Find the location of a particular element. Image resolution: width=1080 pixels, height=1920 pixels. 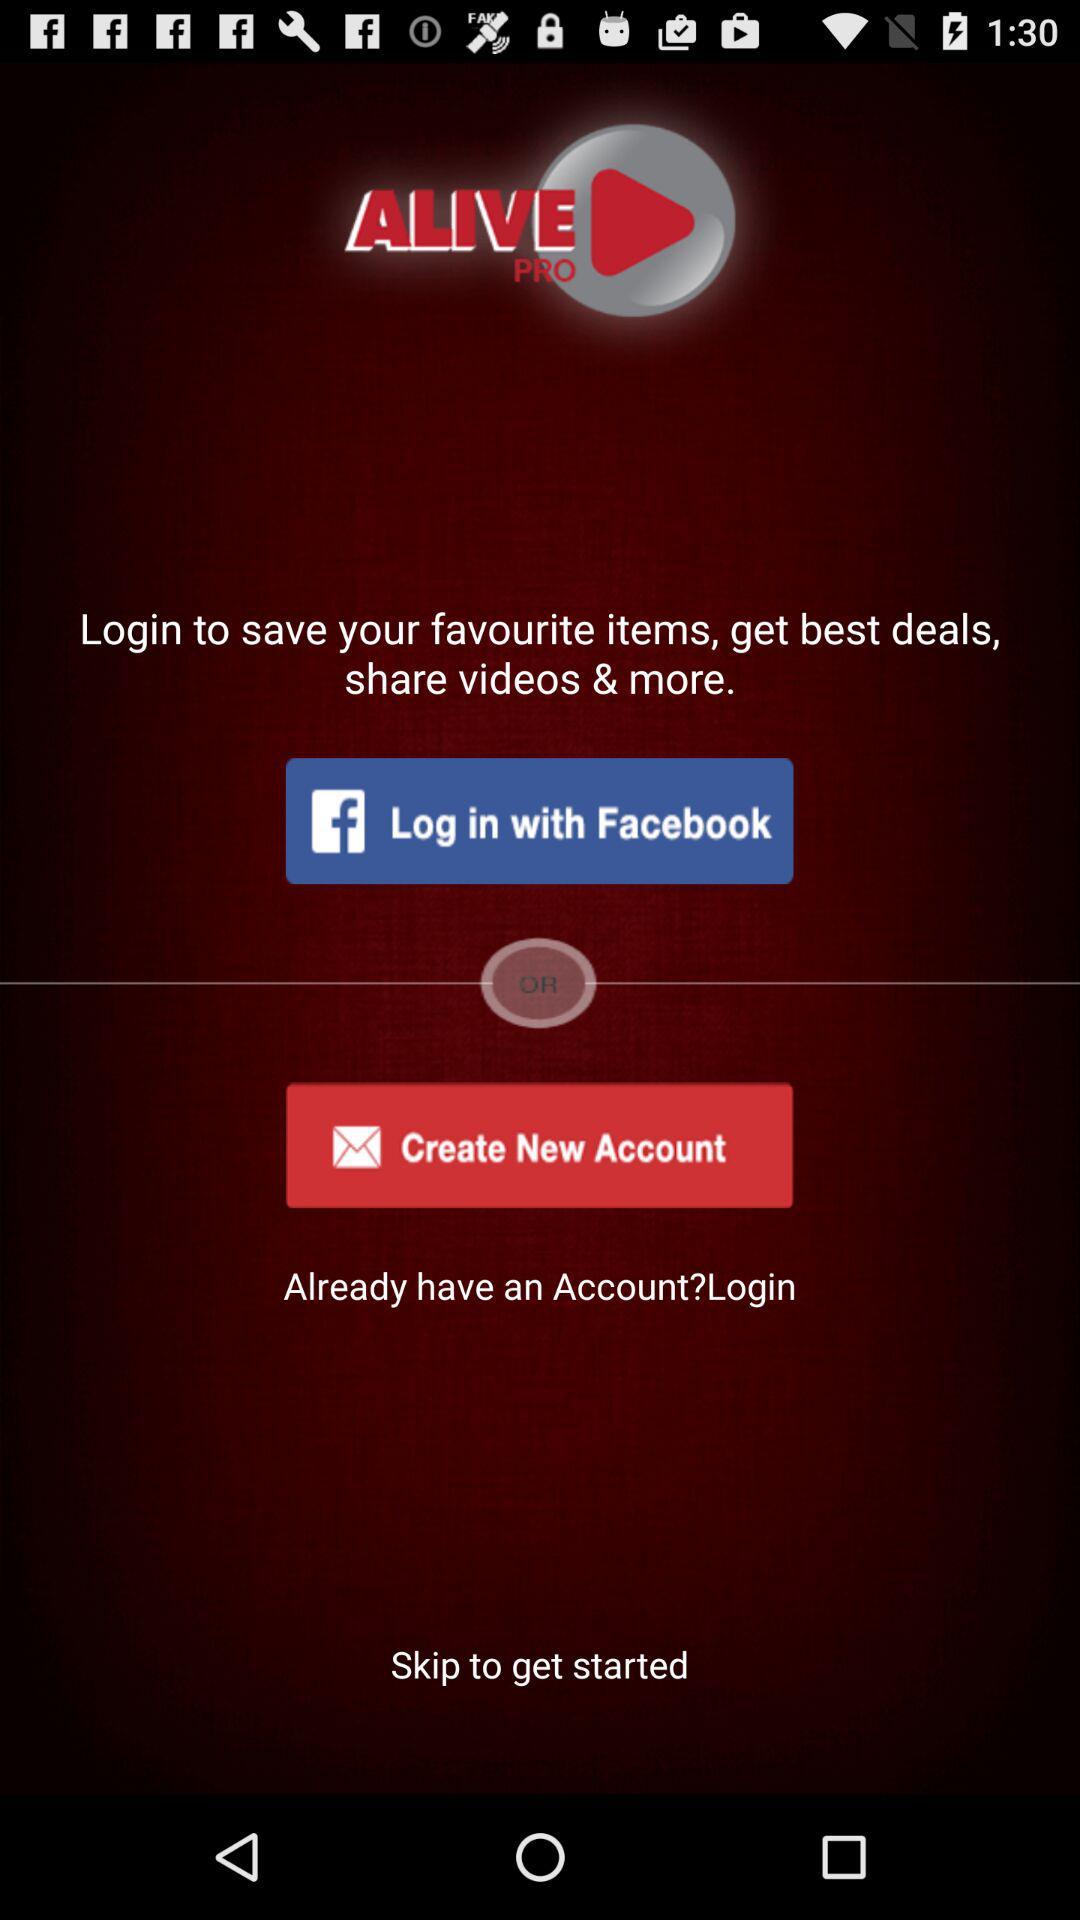

login is located at coordinates (538, 821).